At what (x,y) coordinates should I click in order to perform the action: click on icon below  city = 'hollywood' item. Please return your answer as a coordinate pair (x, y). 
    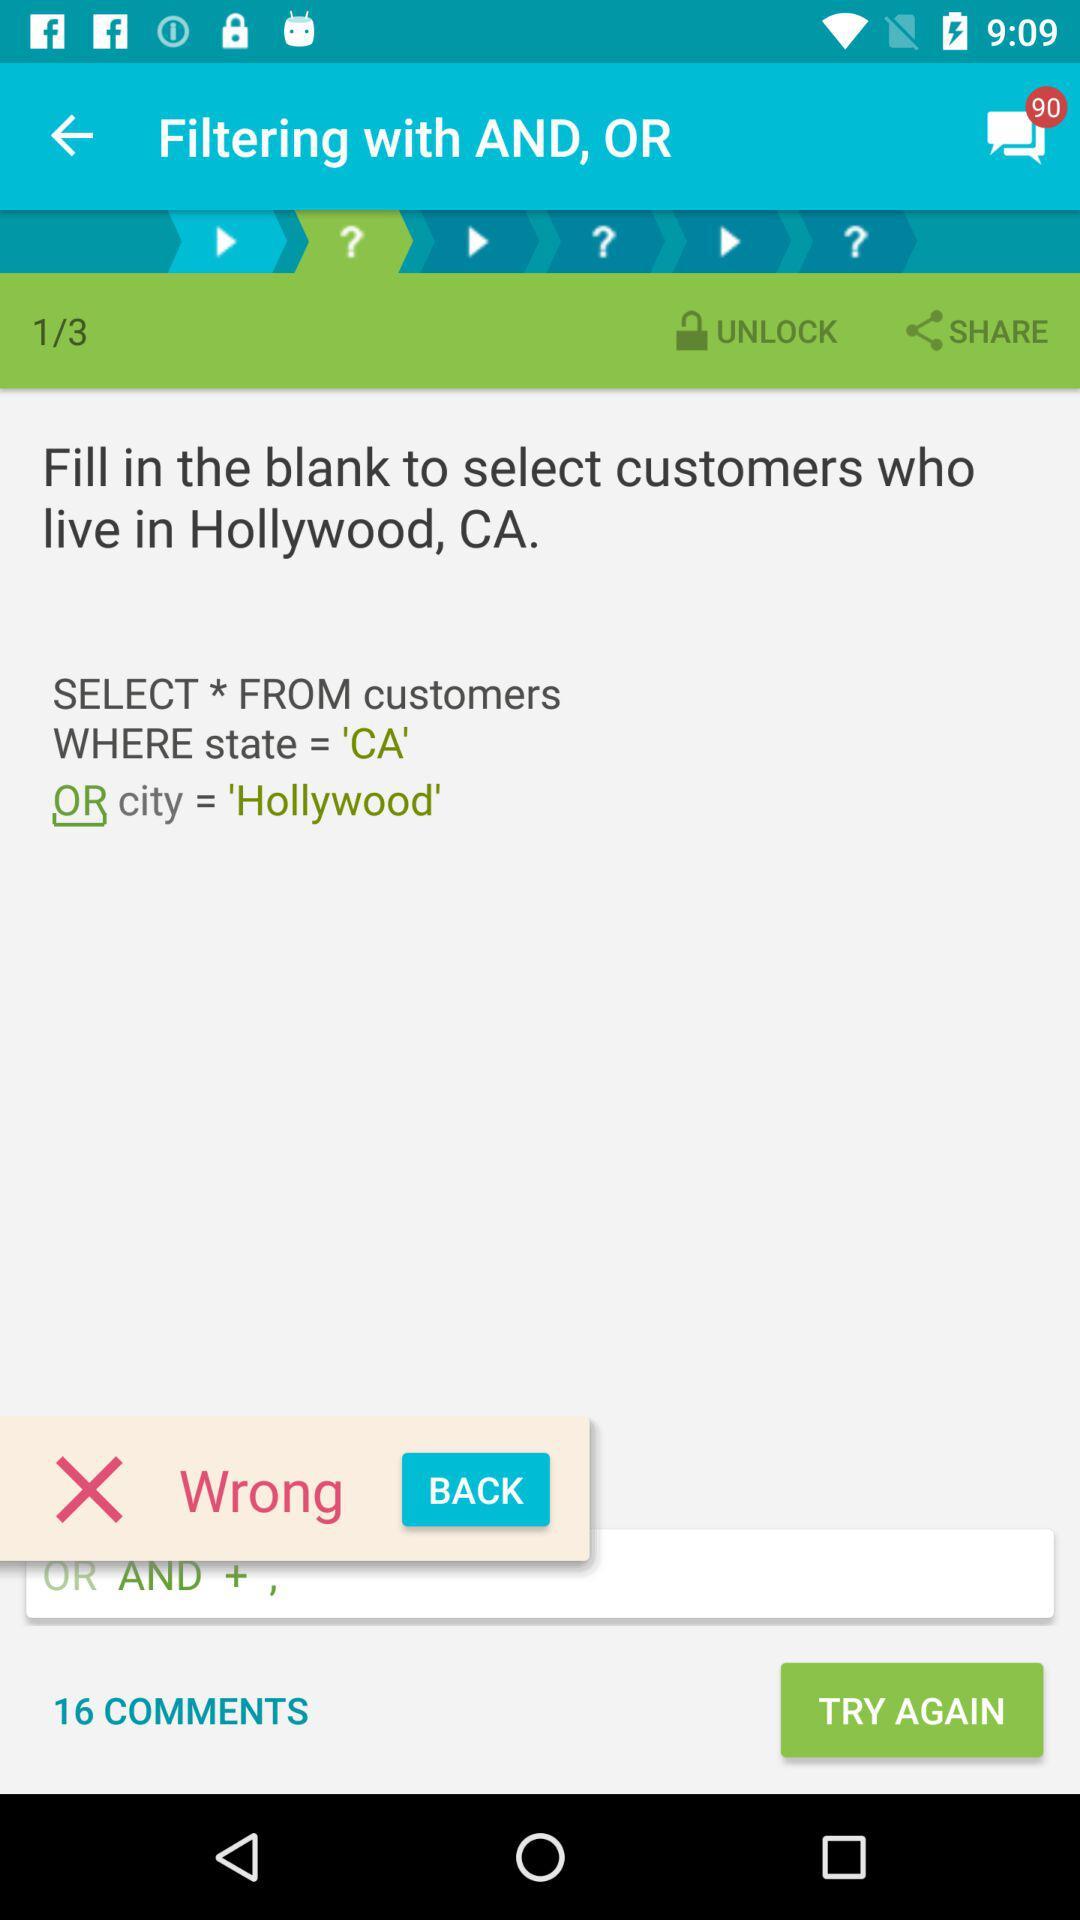
    Looking at the image, I should click on (475, 1489).